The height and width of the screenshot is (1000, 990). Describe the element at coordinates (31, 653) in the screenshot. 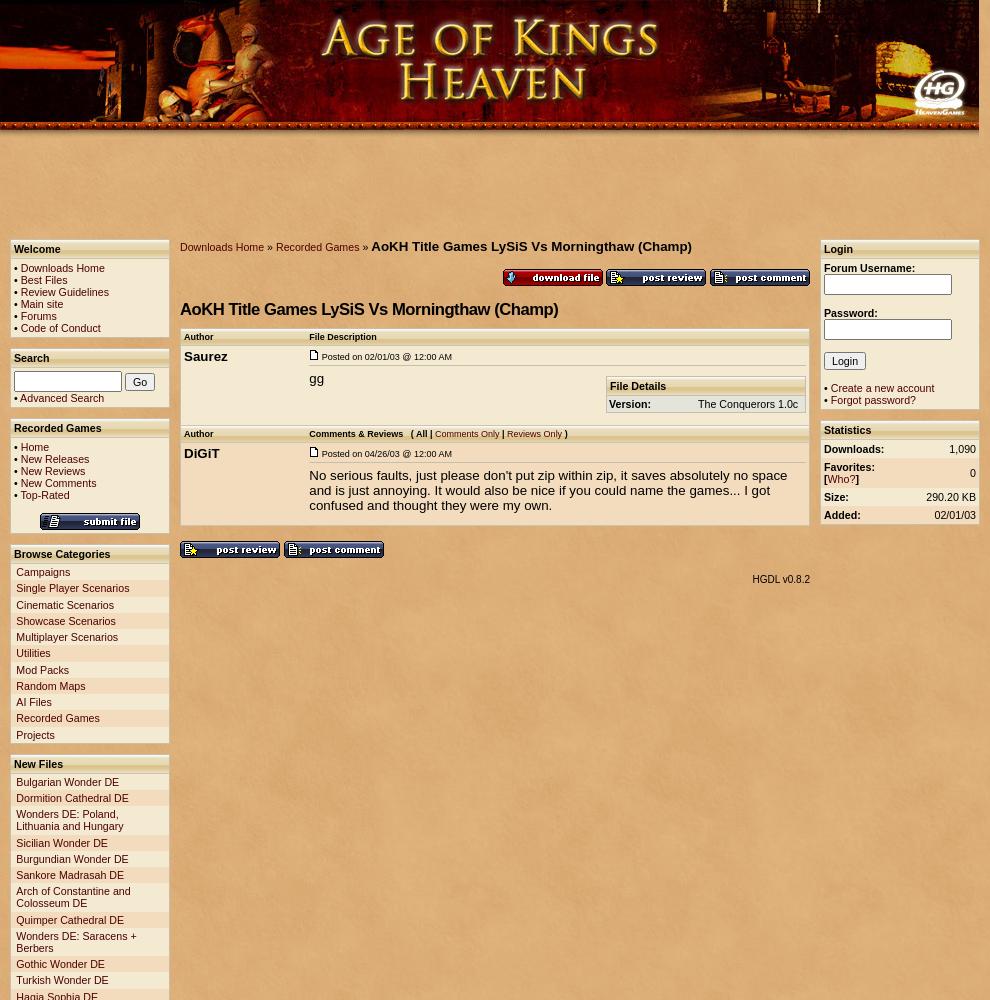

I see `'Utilities'` at that location.